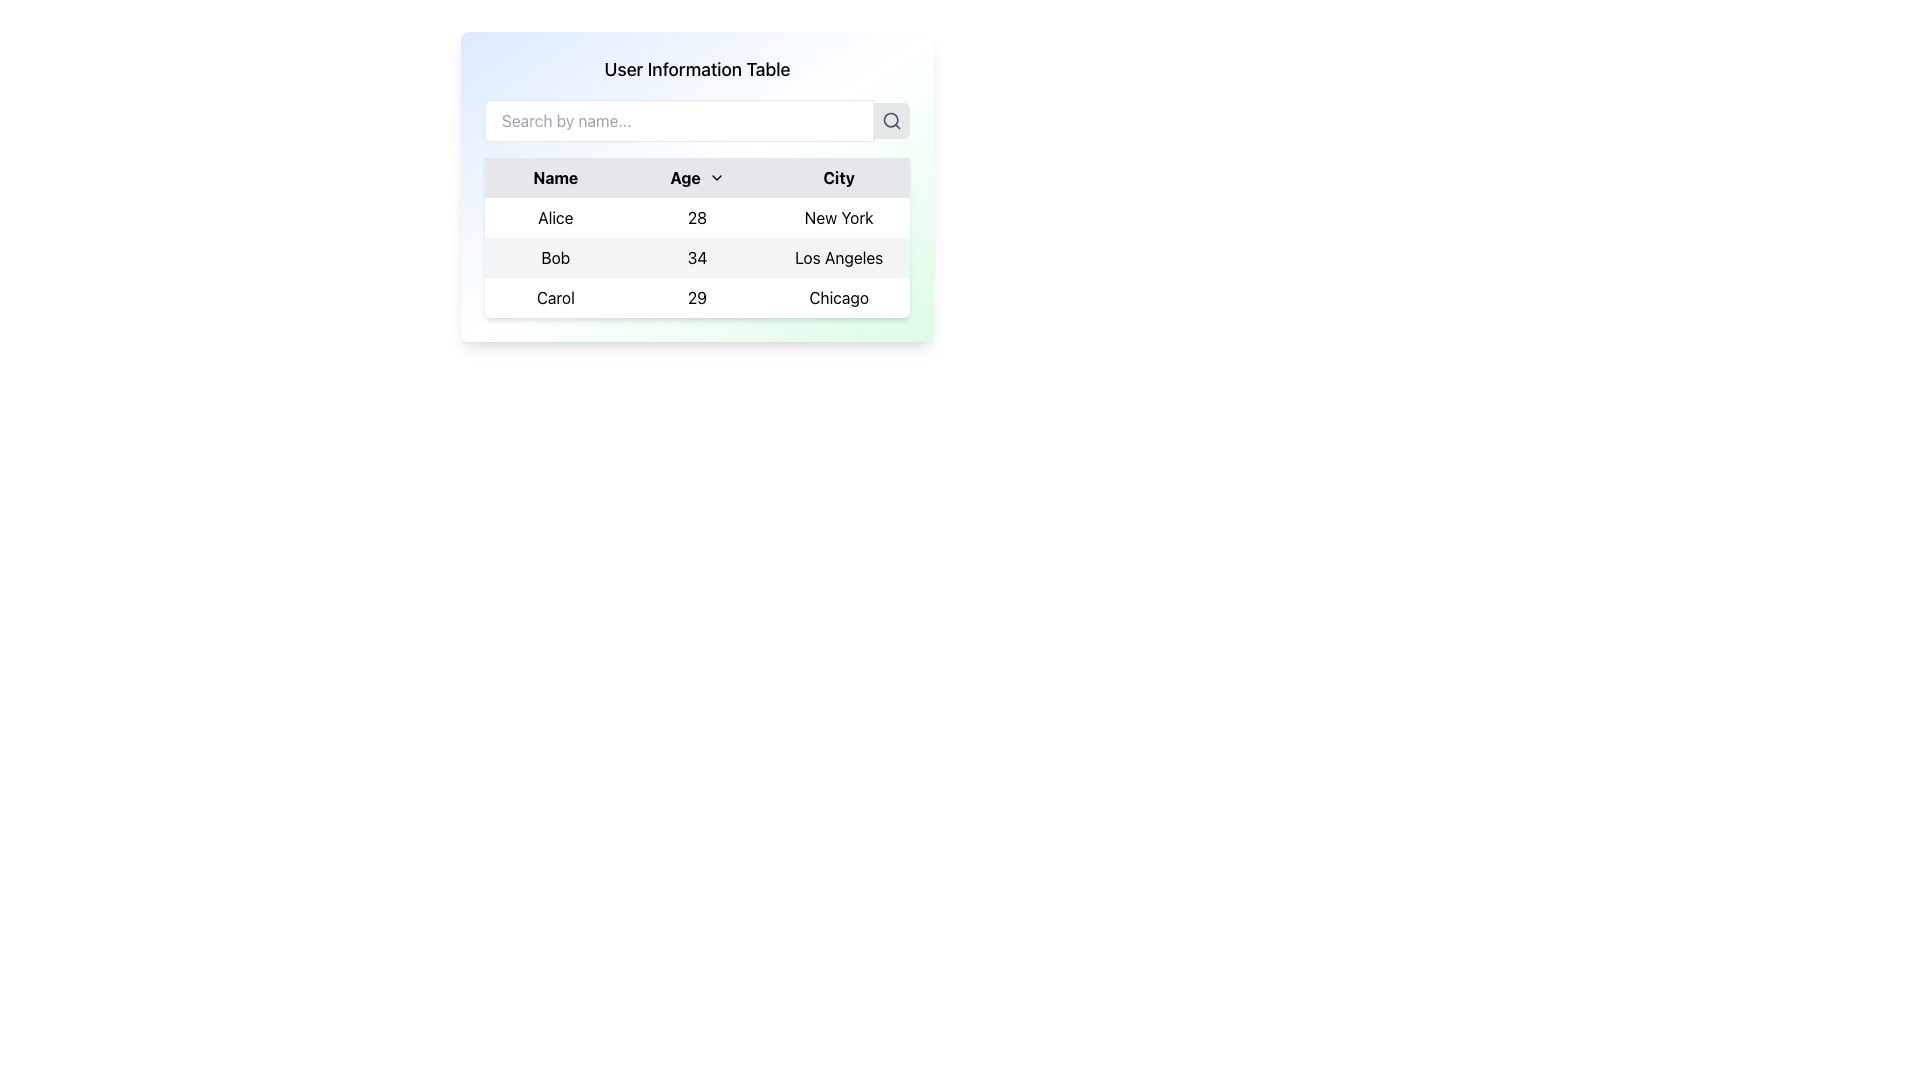 The image size is (1920, 1080). Describe the element at coordinates (697, 257) in the screenshot. I see `the static text element displaying 'Bob's age' in the summary table under the 'Age' column` at that location.